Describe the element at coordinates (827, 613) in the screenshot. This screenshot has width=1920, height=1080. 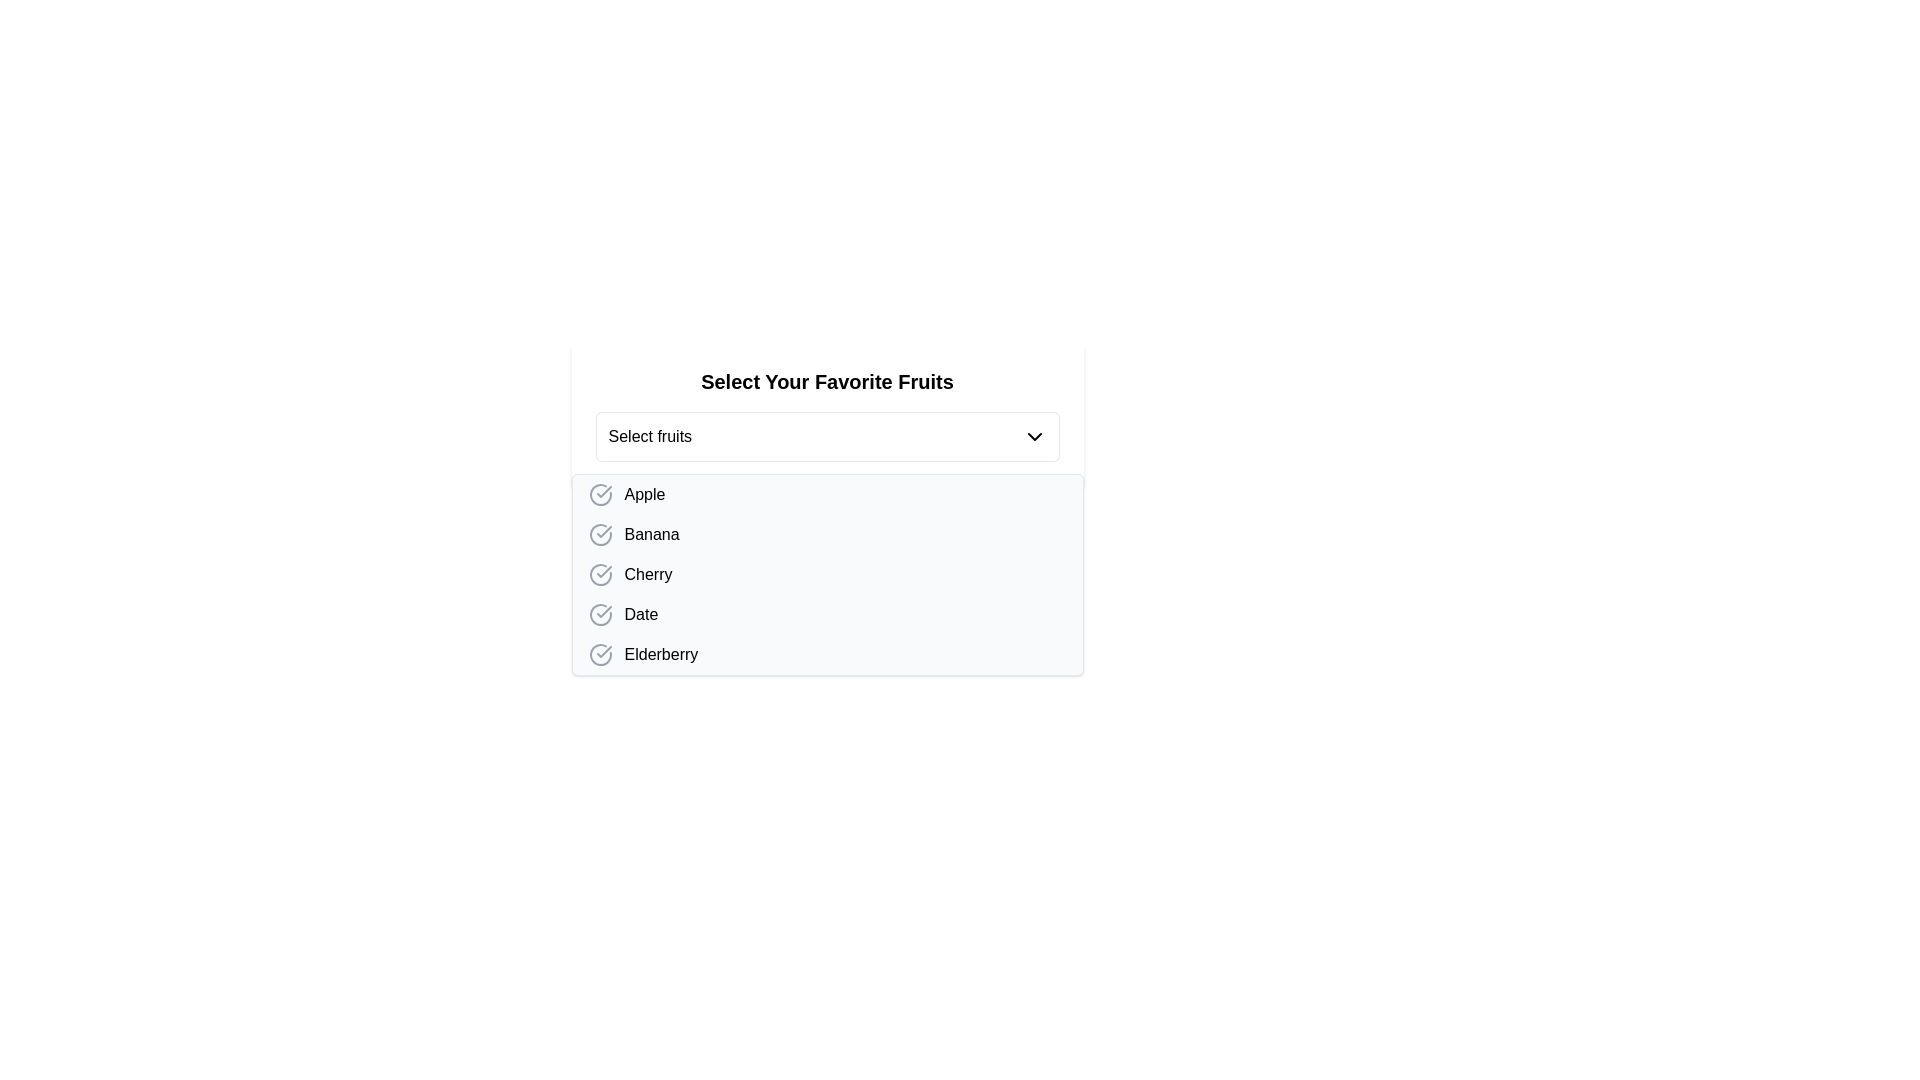
I see `the 'Date' dropdown menu item, which is the fourth item in a vertical list of options` at that location.